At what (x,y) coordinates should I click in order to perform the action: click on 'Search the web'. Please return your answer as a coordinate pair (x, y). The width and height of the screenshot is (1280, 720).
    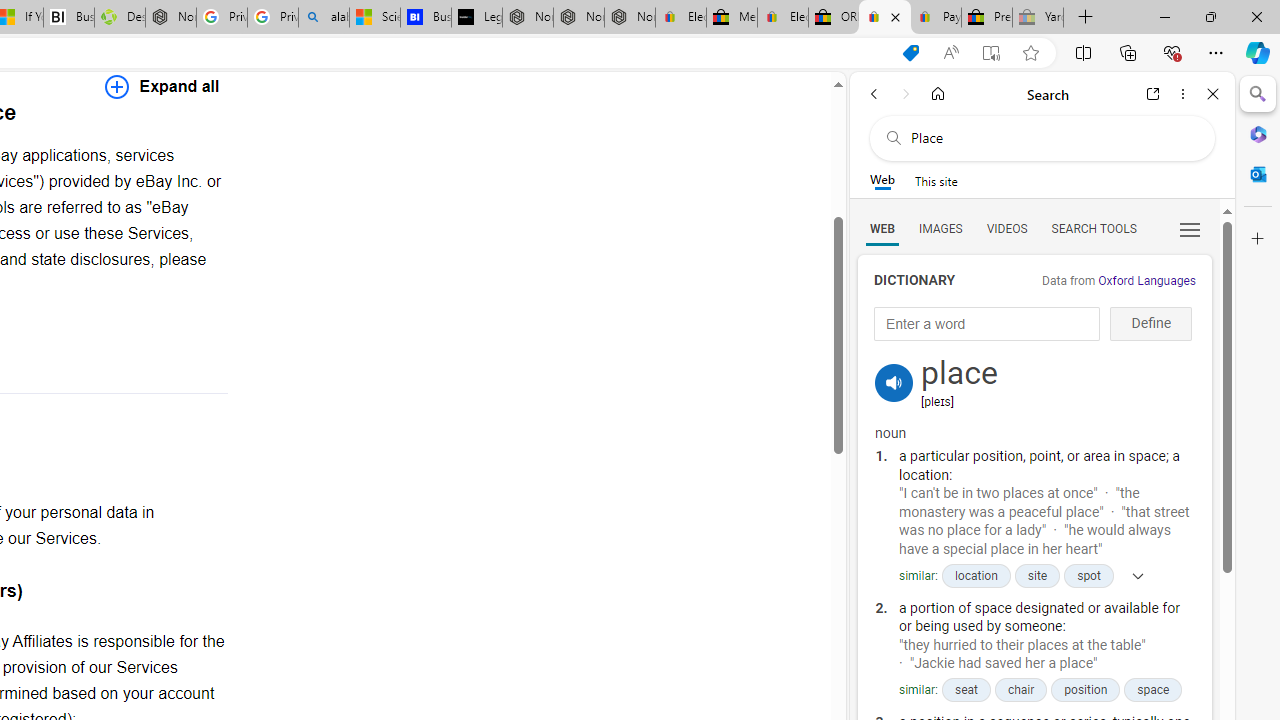
    Looking at the image, I should click on (1051, 137).